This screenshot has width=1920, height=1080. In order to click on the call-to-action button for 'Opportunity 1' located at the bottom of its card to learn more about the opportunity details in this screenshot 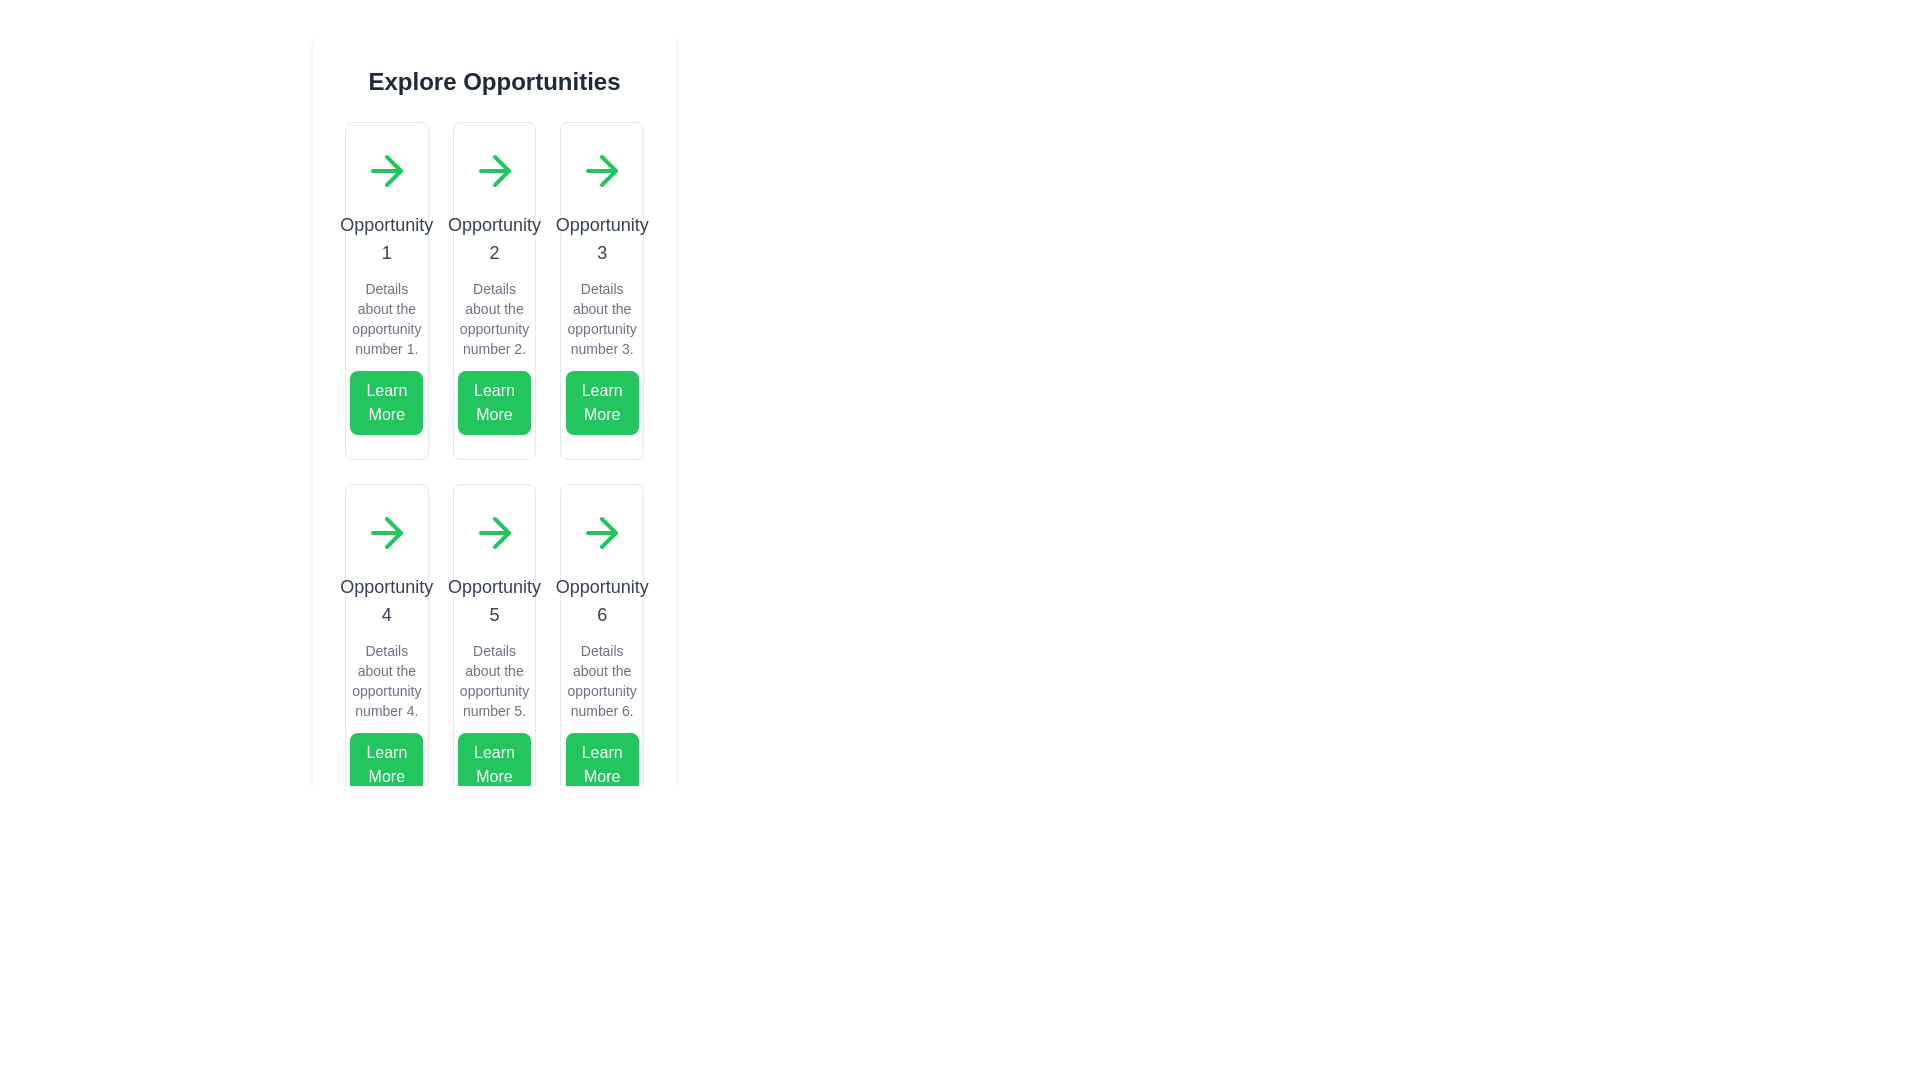, I will do `click(386, 402)`.